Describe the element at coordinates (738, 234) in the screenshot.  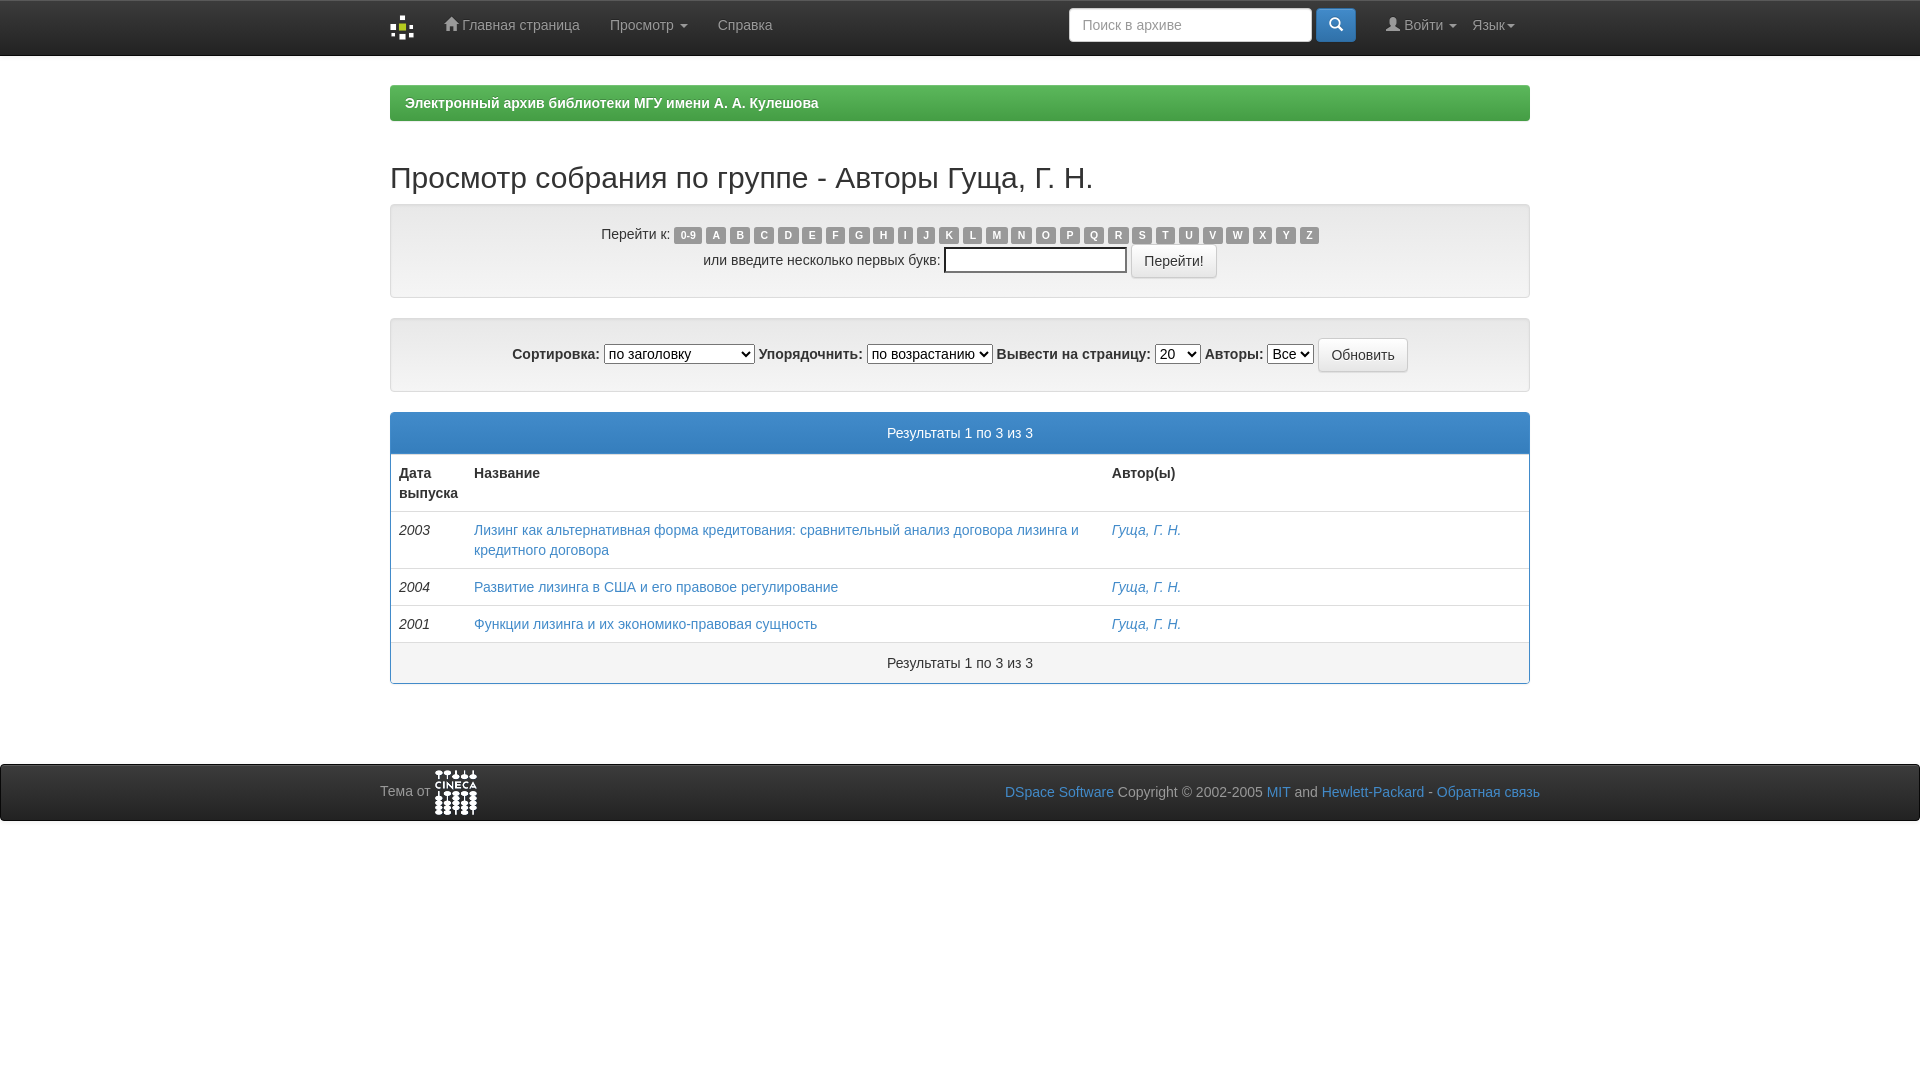
I see `'B'` at that location.